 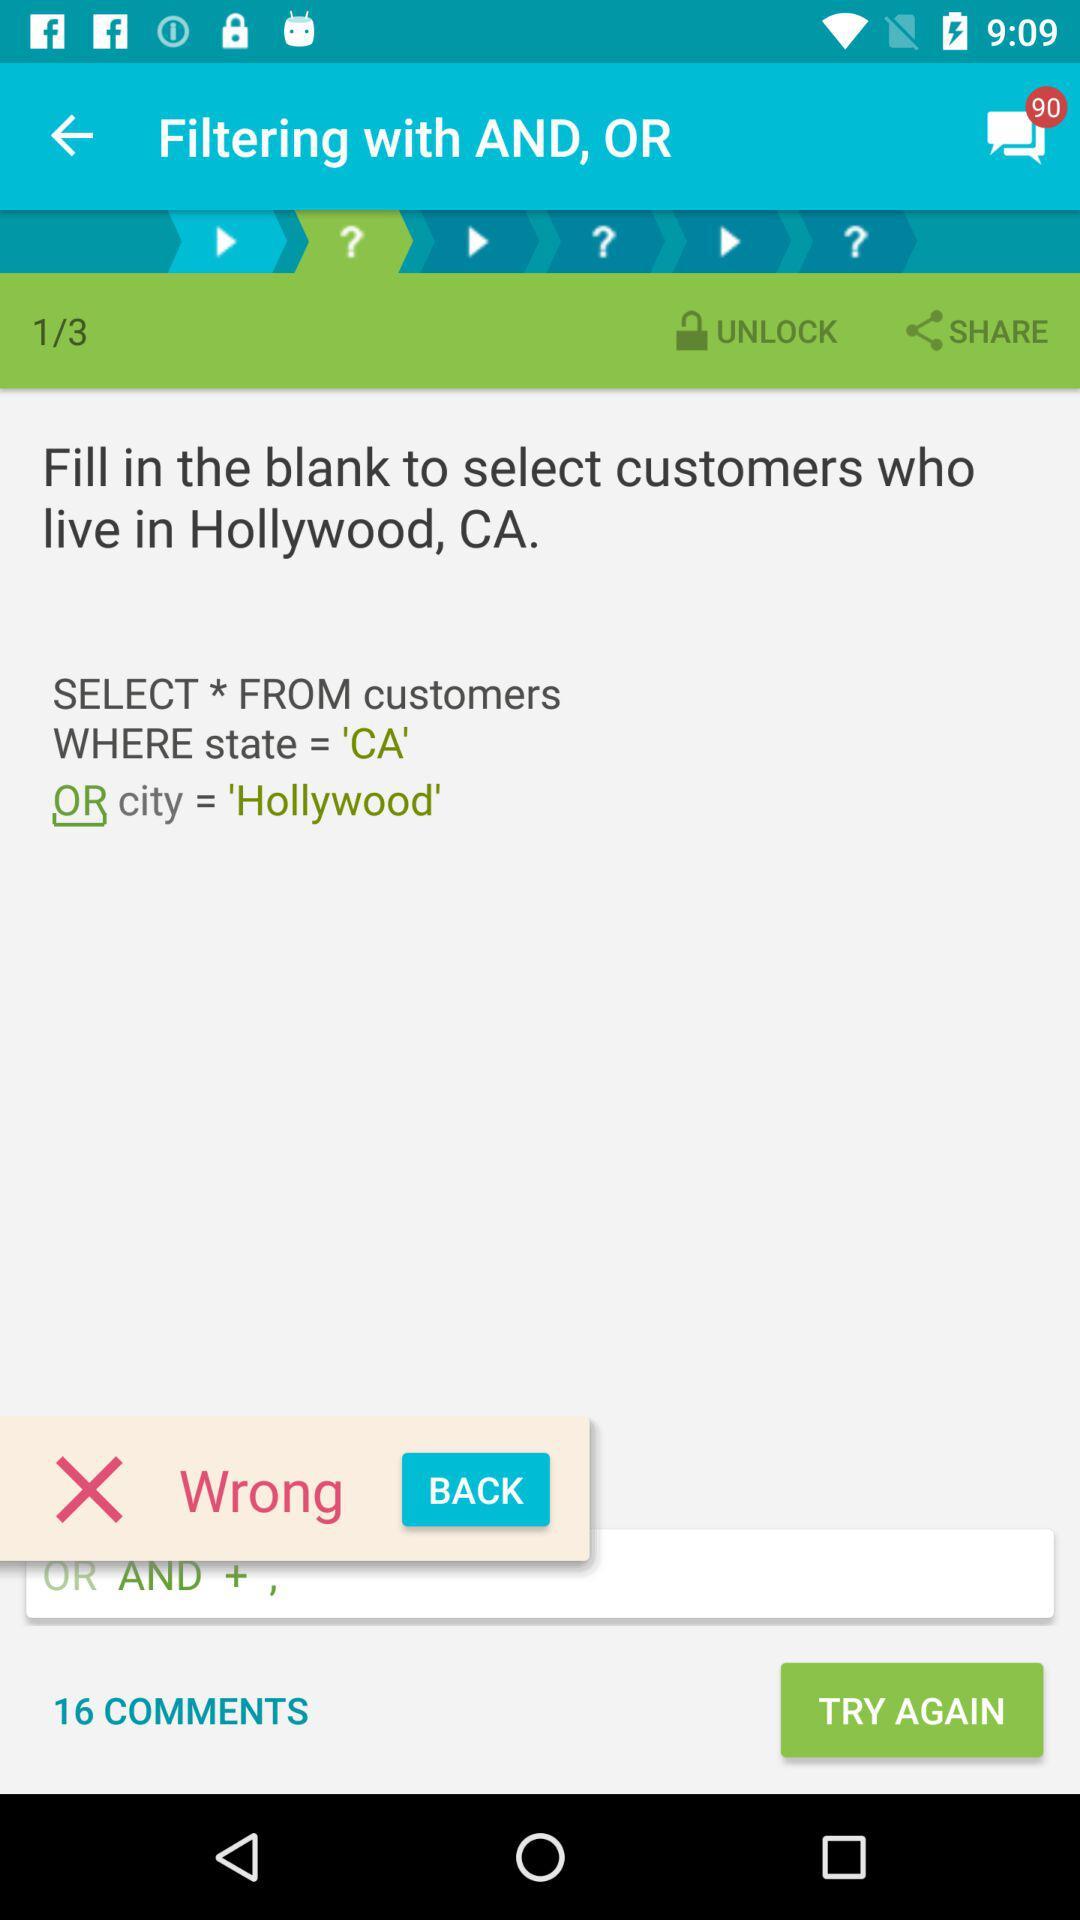 What do you see at coordinates (224, 240) in the screenshot?
I see `first page of lesson` at bounding box center [224, 240].